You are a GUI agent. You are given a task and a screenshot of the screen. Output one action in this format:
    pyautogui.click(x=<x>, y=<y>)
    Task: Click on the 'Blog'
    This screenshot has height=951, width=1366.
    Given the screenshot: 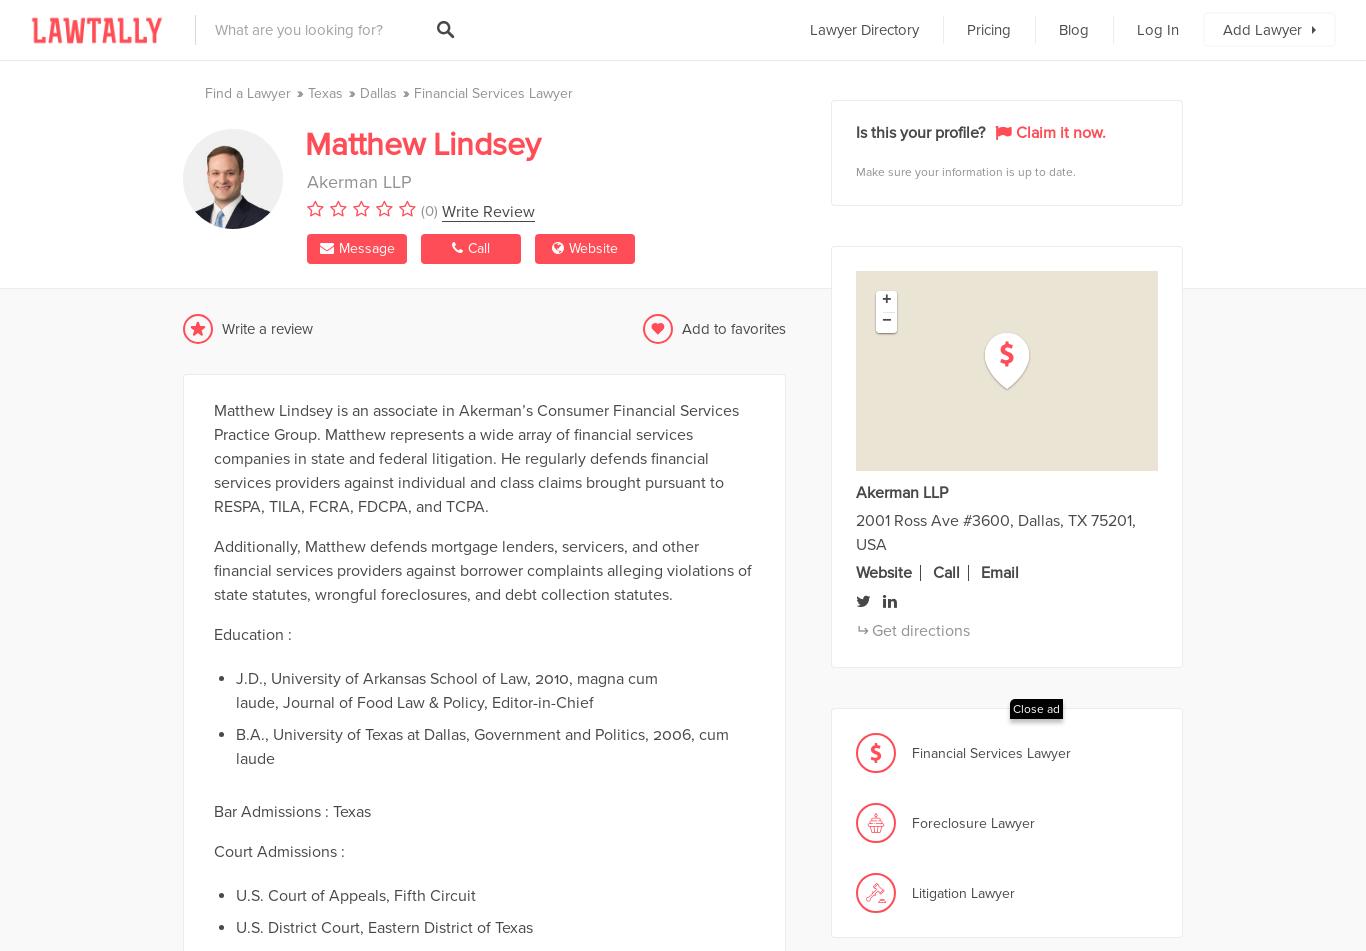 What is the action you would take?
    pyautogui.click(x=1072, y=29)
    